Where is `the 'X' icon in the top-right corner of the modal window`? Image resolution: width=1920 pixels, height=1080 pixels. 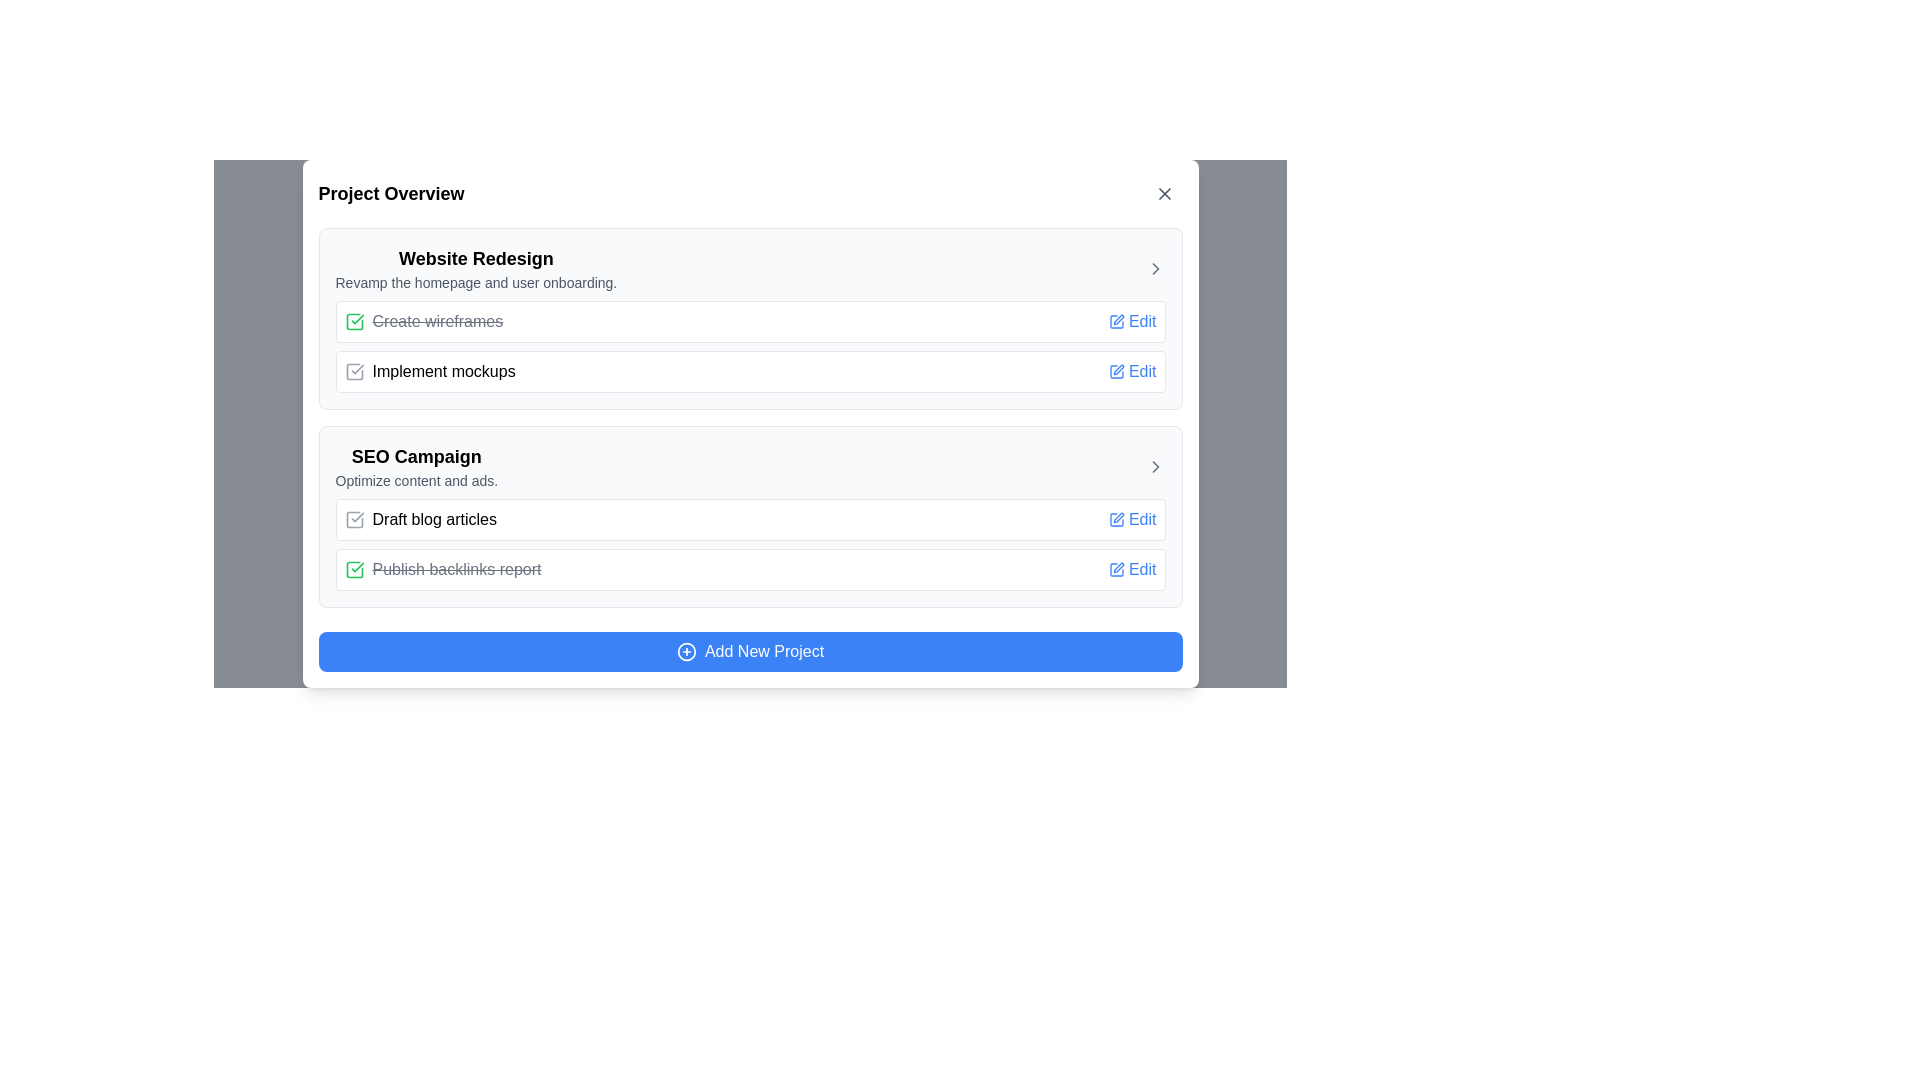
the 'X' icon in the top-right corner of the modal window is located at coordinates (1164, 193).